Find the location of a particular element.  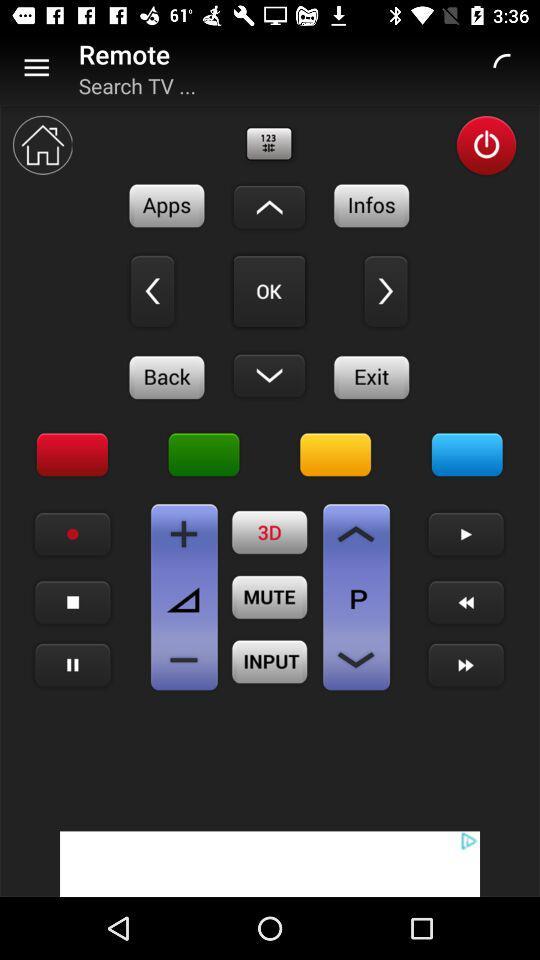

turn down the volume is located at coordinates (184, 659).